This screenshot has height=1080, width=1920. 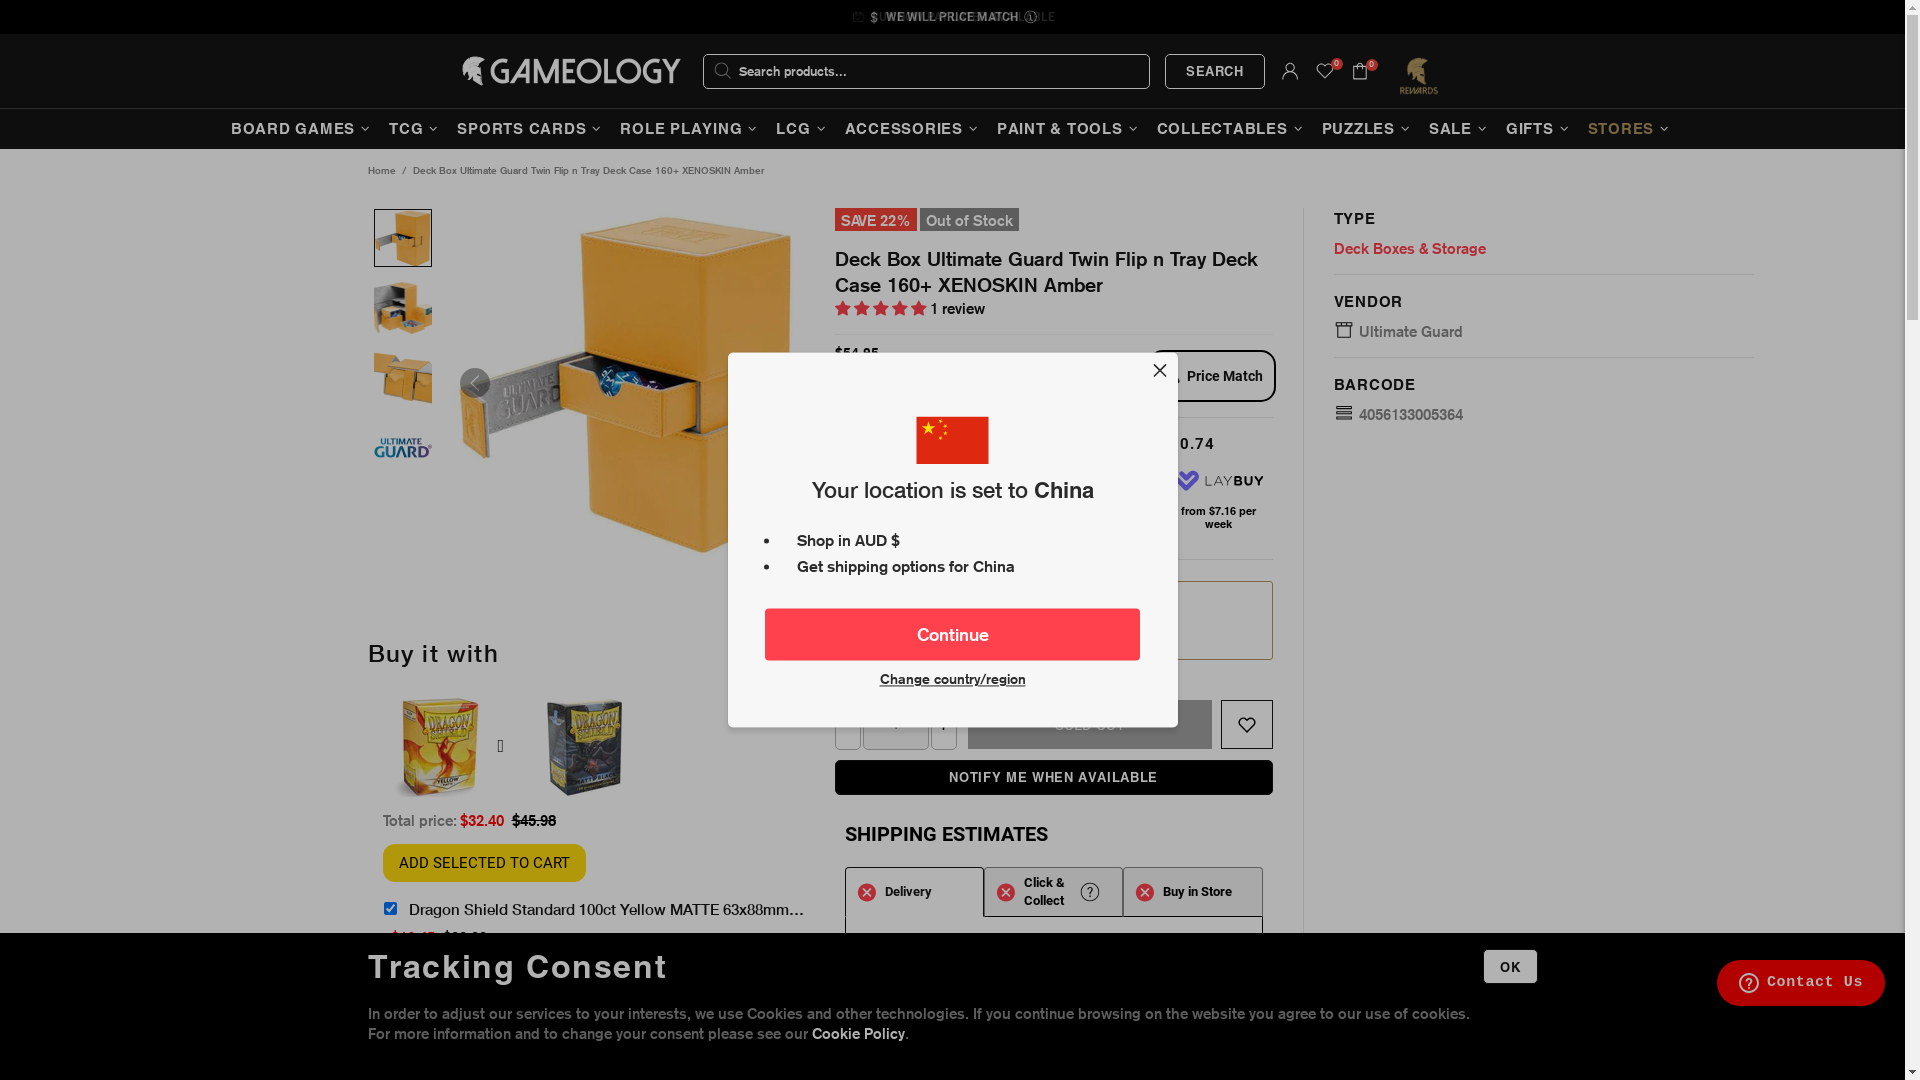 I want to click on 'SOLD OUT', so click(x=1088, y=724).